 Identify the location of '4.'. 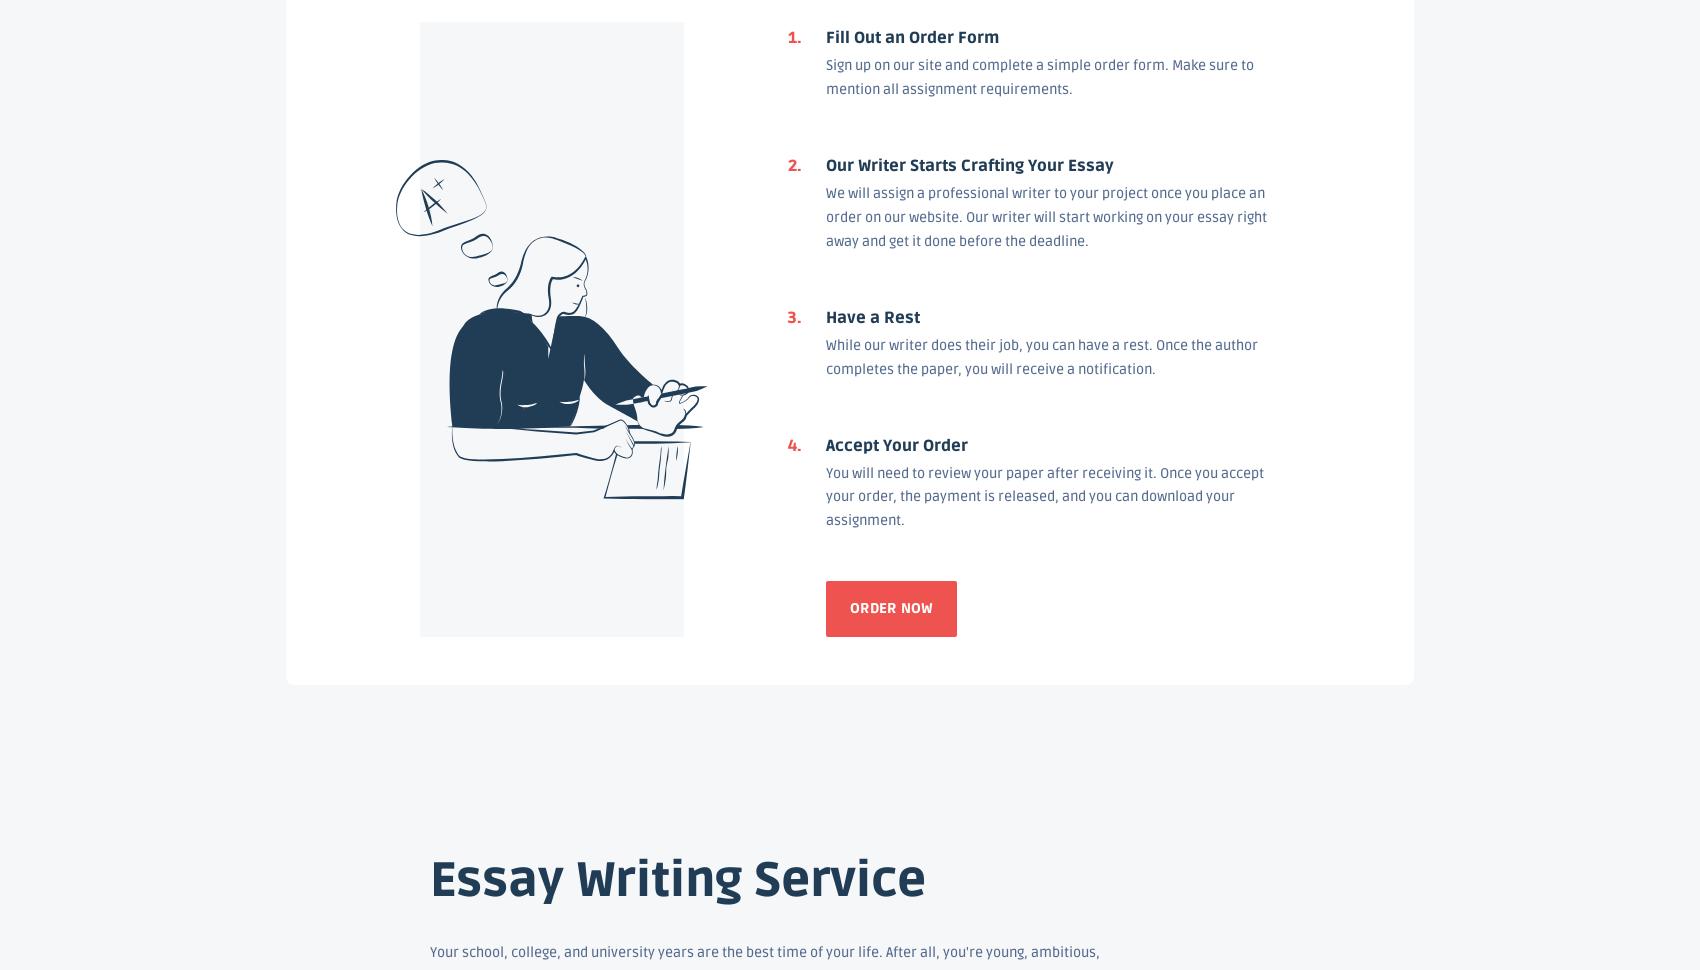
(793, 444).